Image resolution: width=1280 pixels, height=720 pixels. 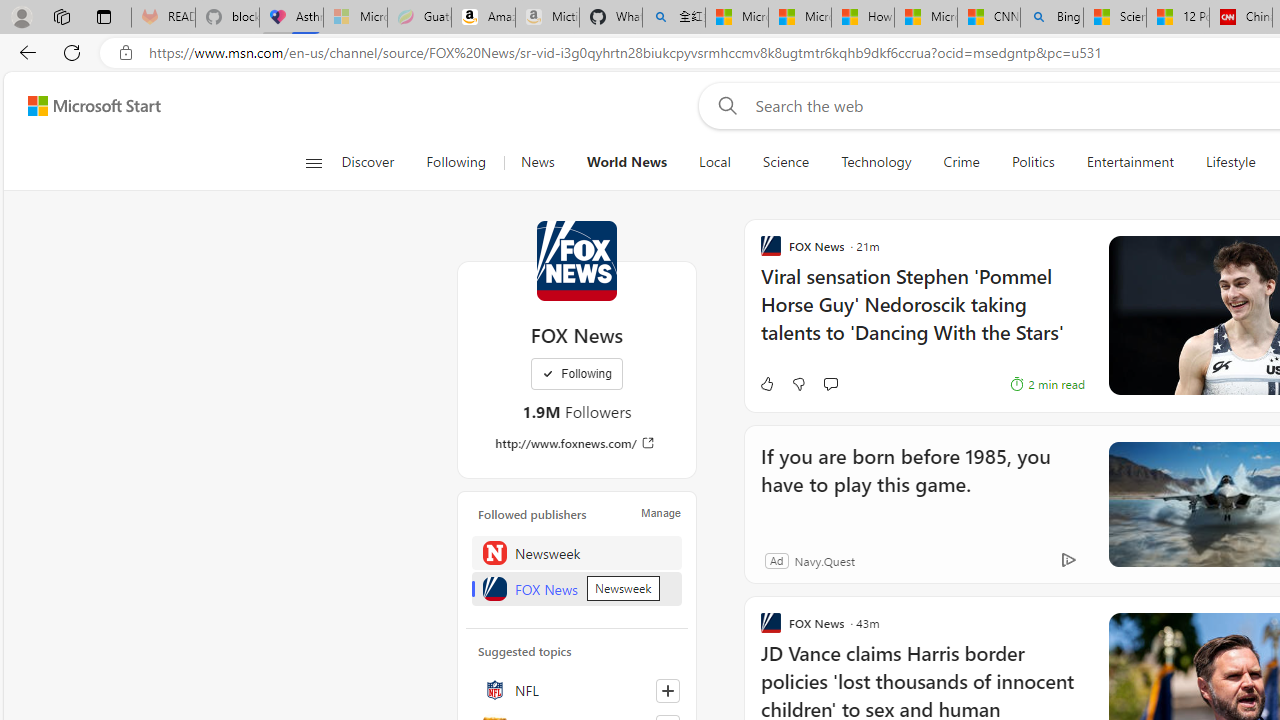 I want to click on 'Like', so click(x=765, y=384).